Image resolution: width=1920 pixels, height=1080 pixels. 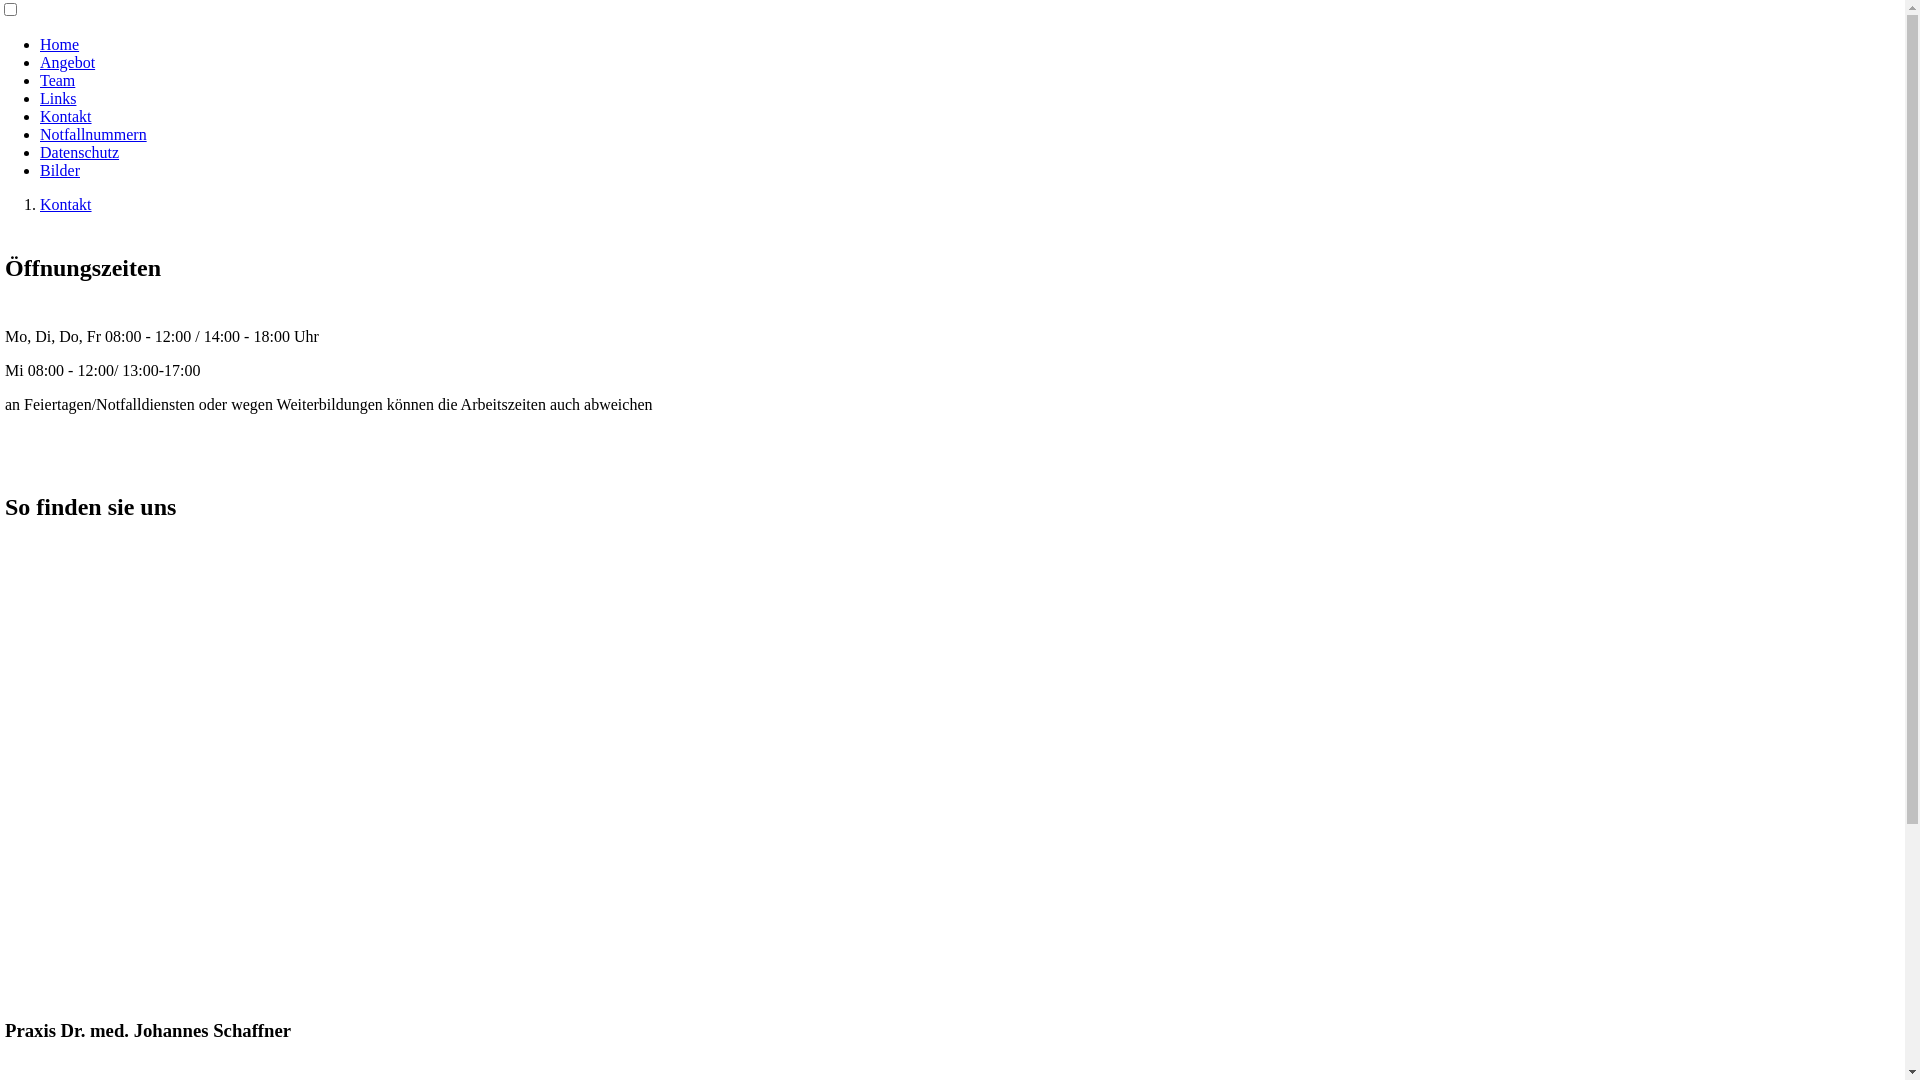 What do you see at coordinates (59, 44) in the screenshot?
I see `'Home'` at bounding box center [59, 44].